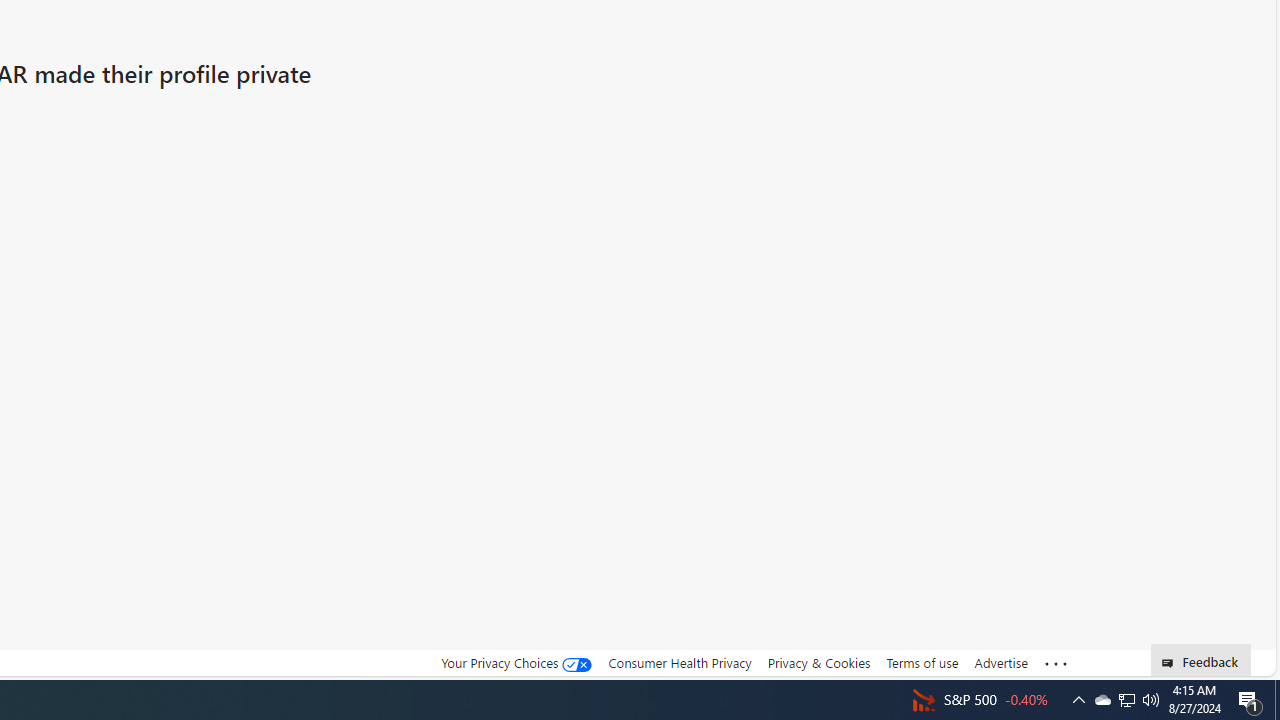  Describe the element at coordinates (680, 662) in the screenshot. I see `'Consumer Health Privacy'` at that location.